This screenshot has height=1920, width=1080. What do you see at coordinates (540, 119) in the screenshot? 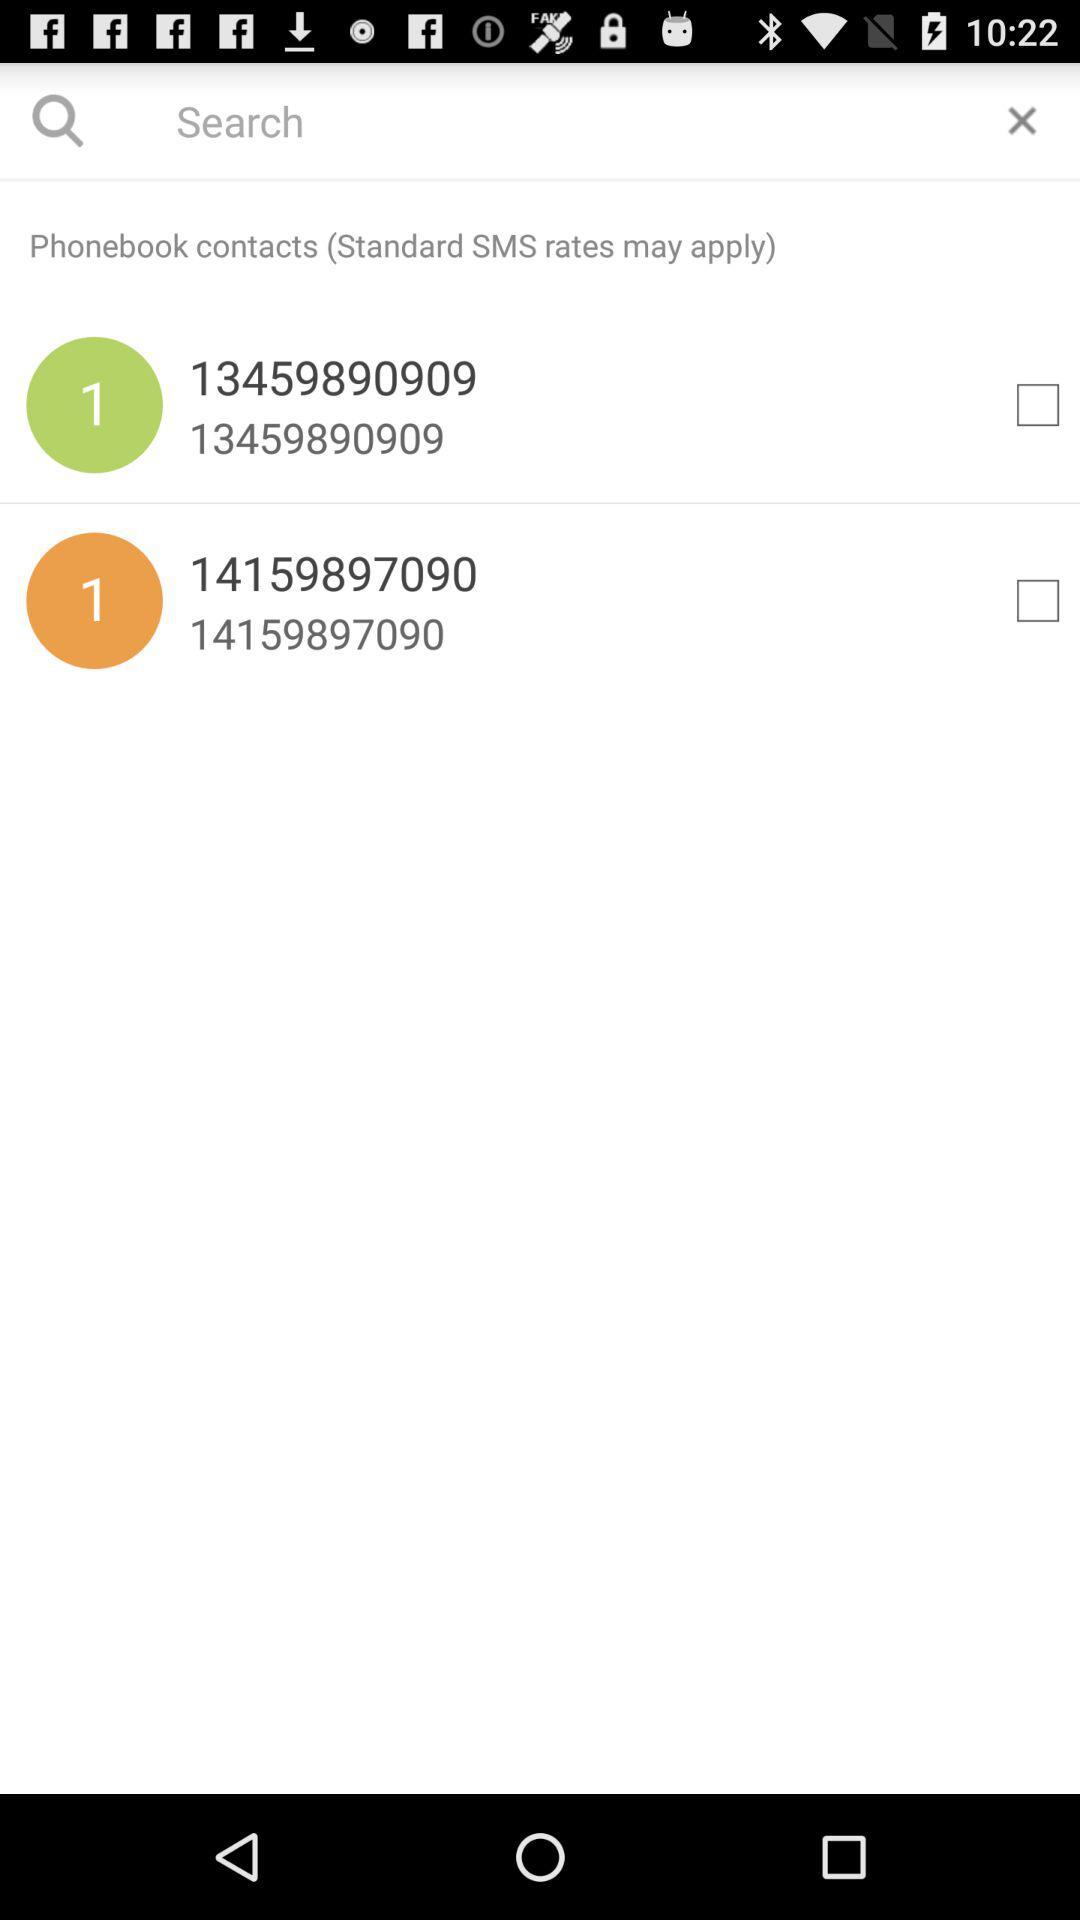
I see `input query` at bounding box center [540, 119].